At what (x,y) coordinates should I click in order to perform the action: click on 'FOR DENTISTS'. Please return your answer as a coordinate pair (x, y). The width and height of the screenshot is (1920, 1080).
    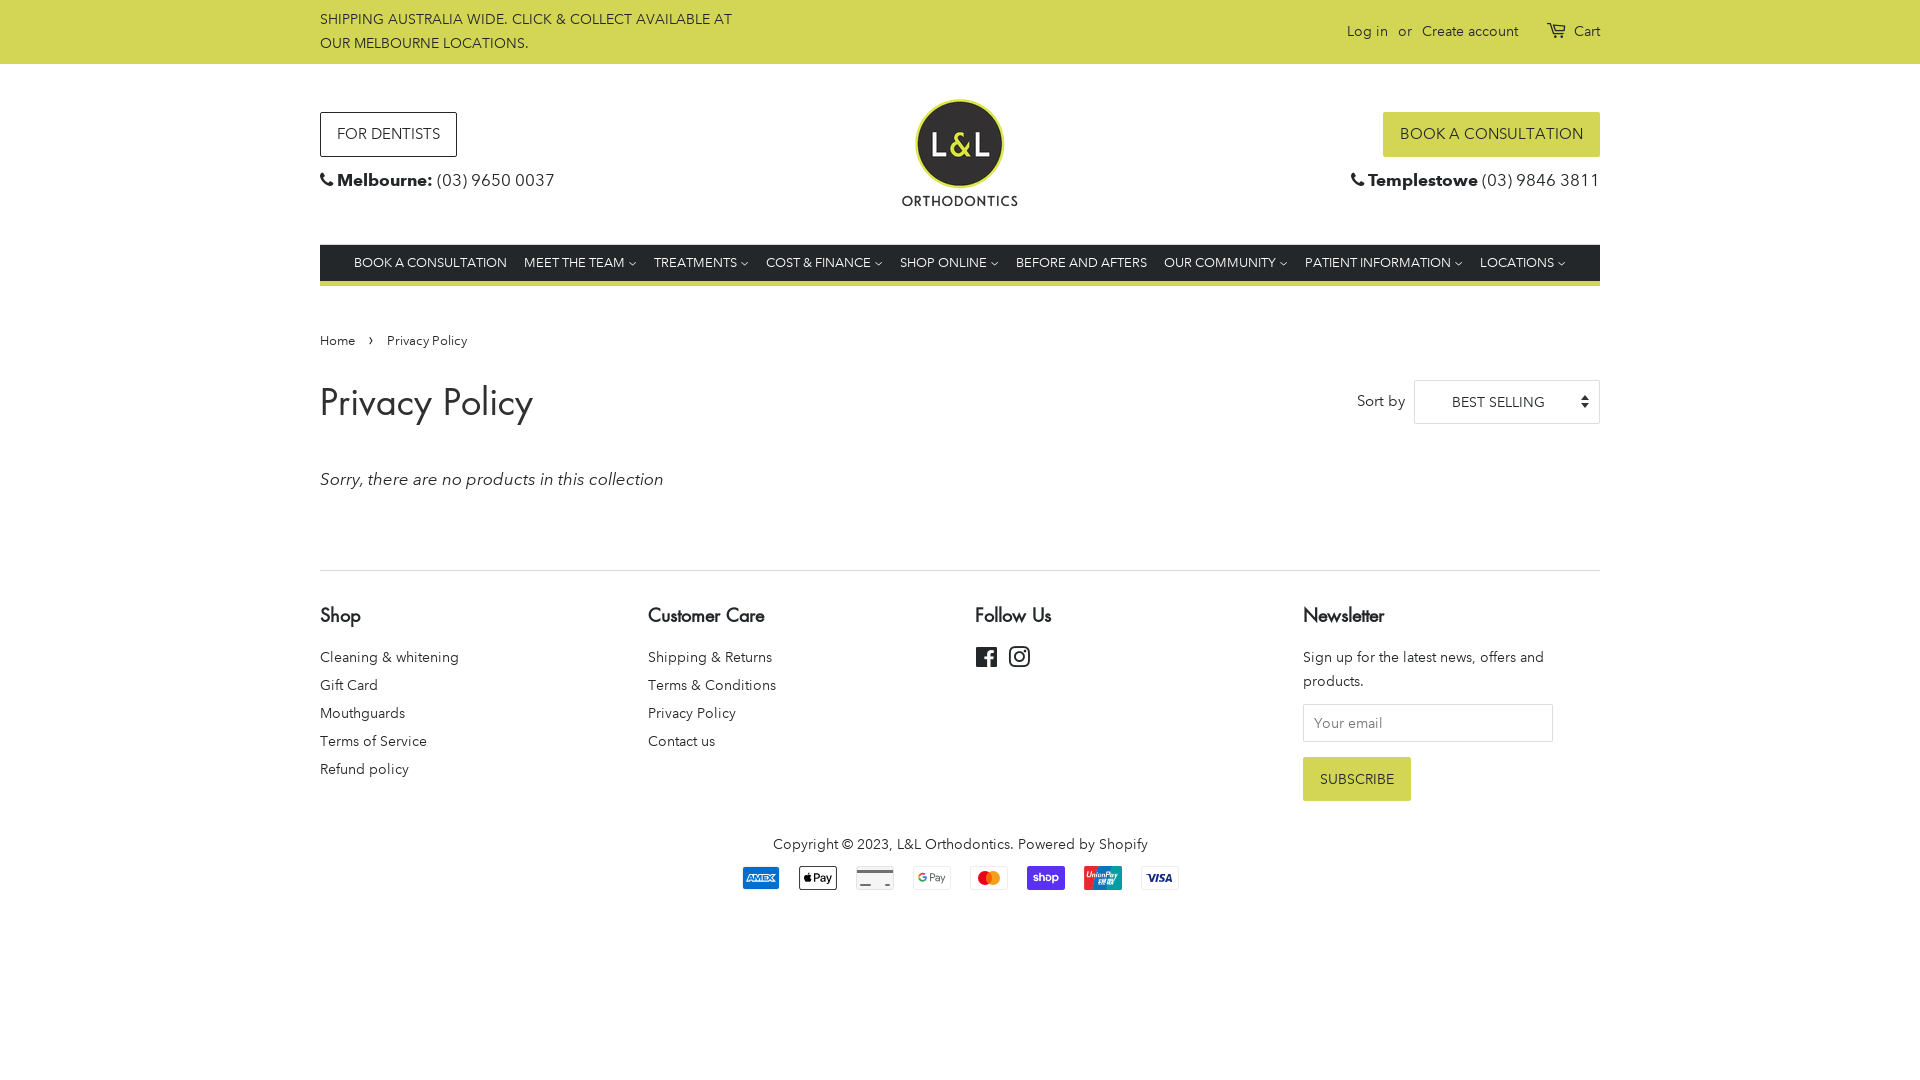
    Looking at the image, I should click on (388, 134).